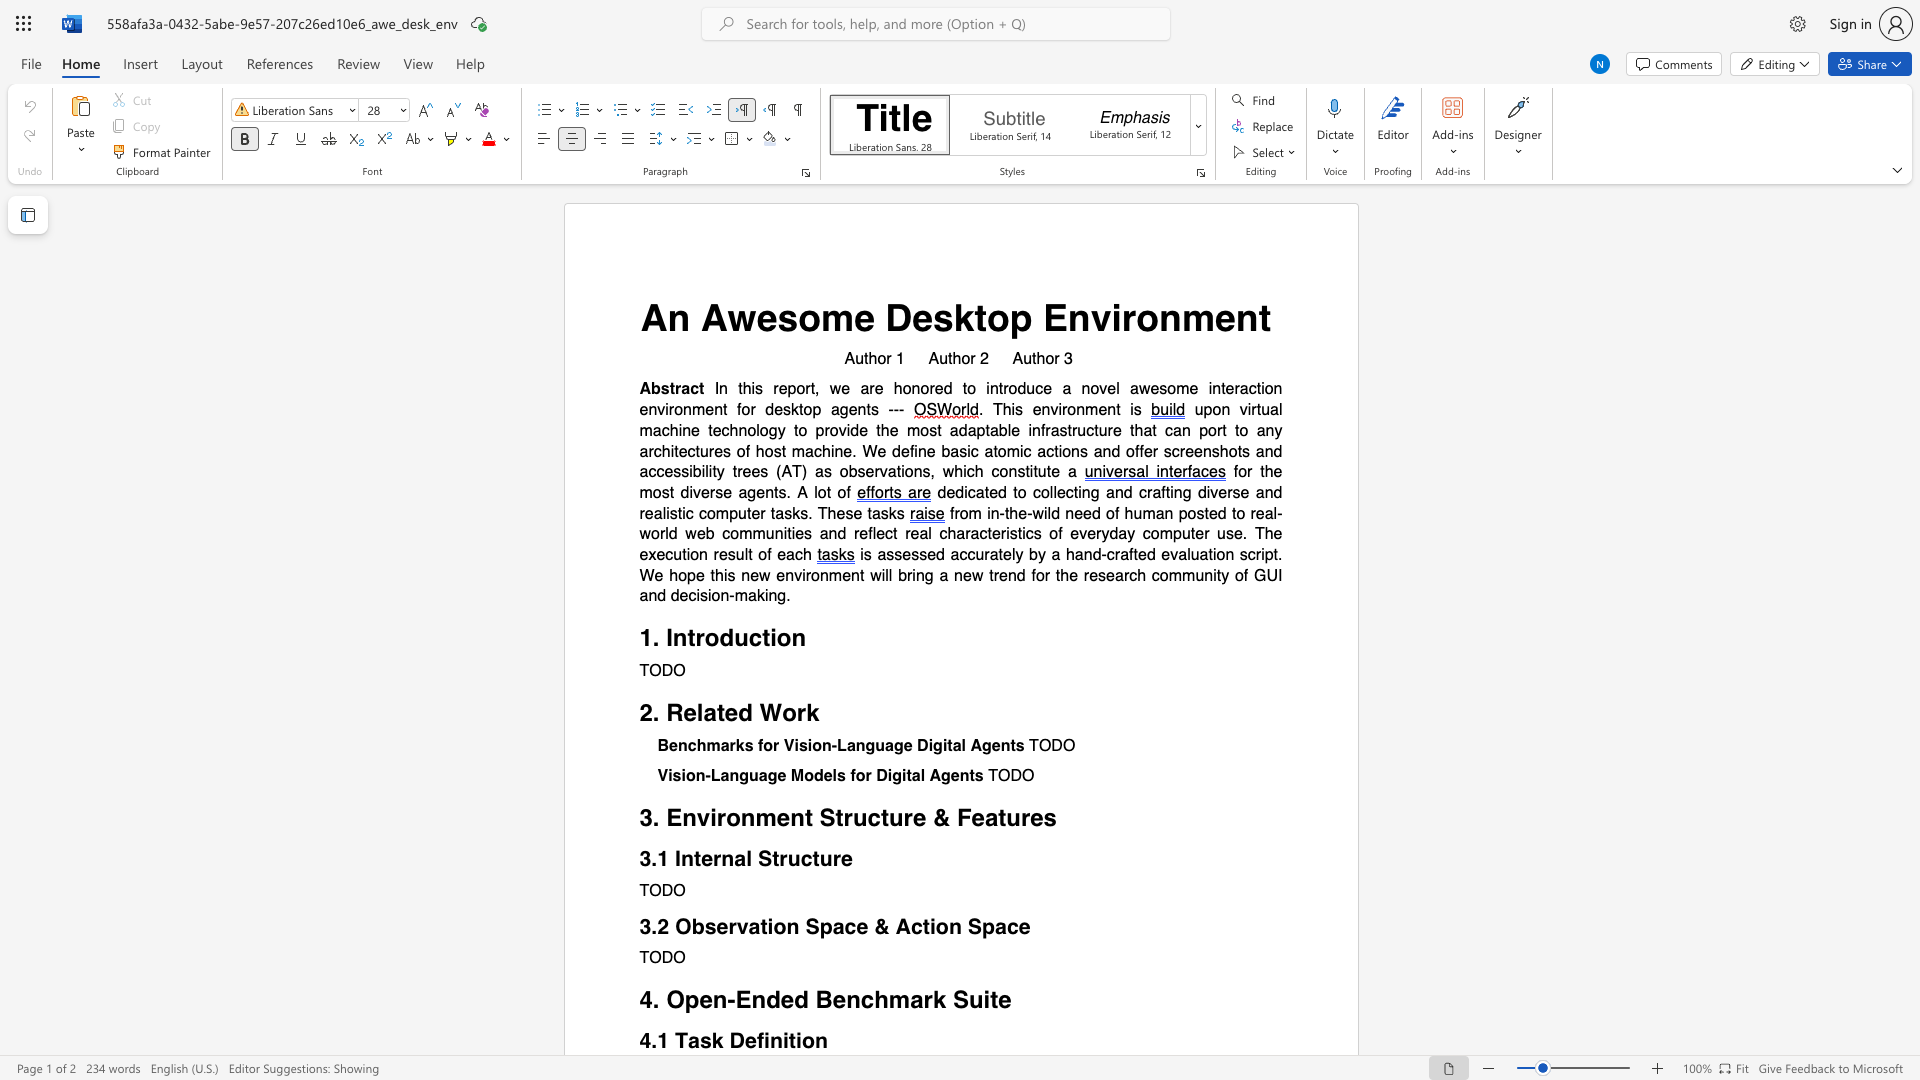  Describe the element at coordinates (1064, 555) in the screenshot. I see `the subset text "hand-crafted evalua" within the text "is assessed accurately by a hand-crafted evaluation script. We hope this"` at that location.